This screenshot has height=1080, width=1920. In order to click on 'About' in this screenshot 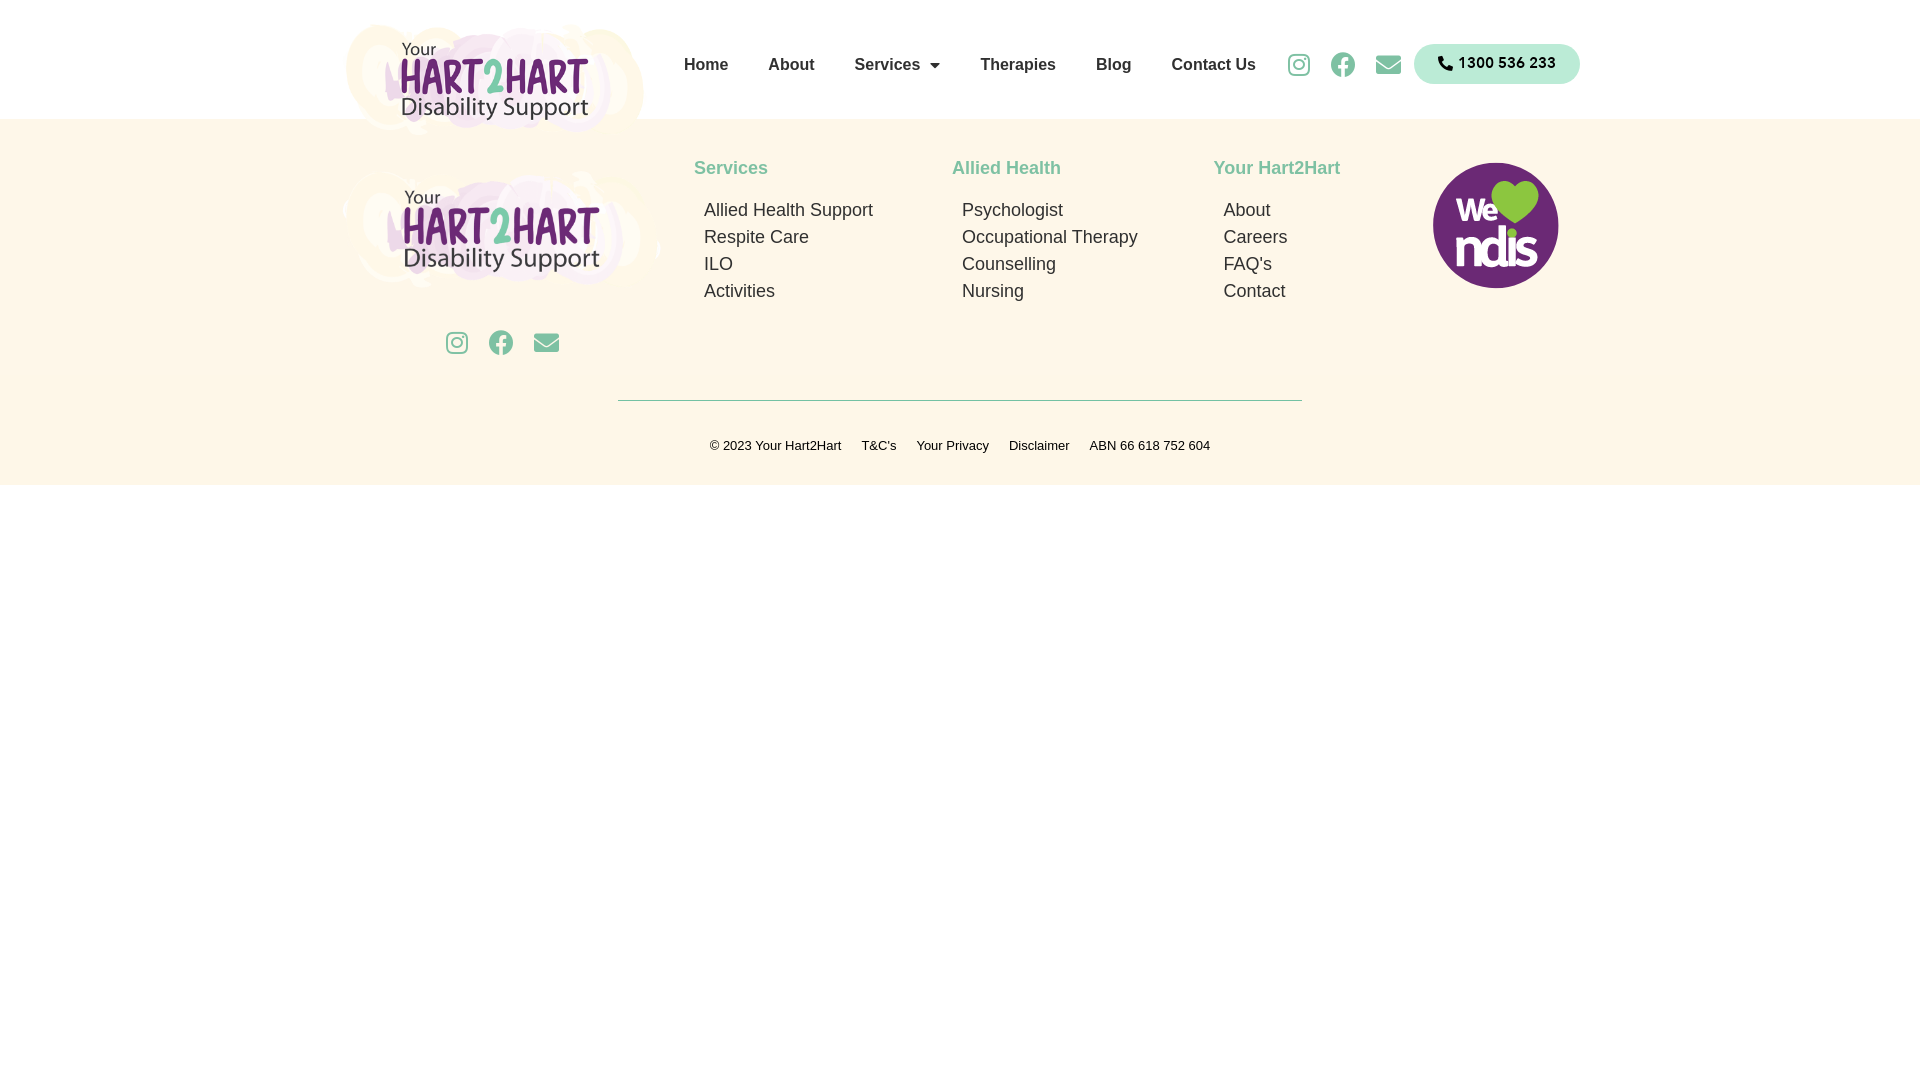, I will do `click(790, 64)`.